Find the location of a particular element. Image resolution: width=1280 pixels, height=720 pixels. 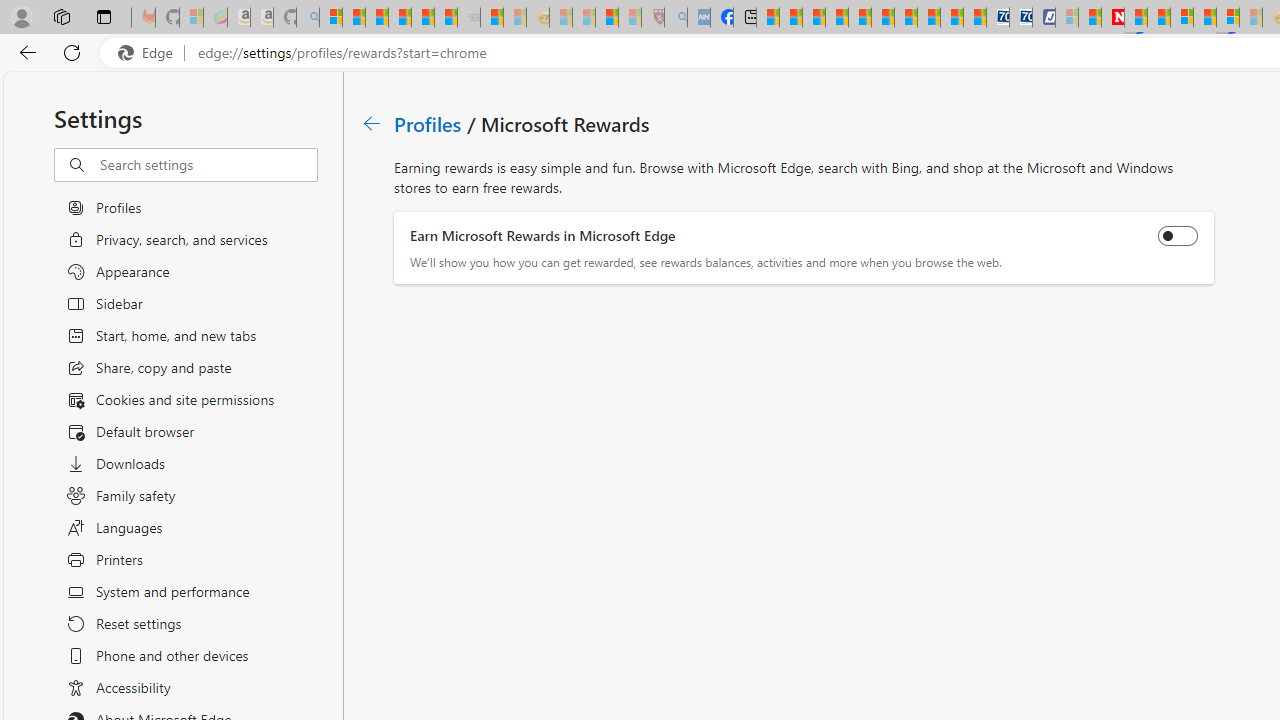

'World - MSN' is located at coordinates (814, 17).